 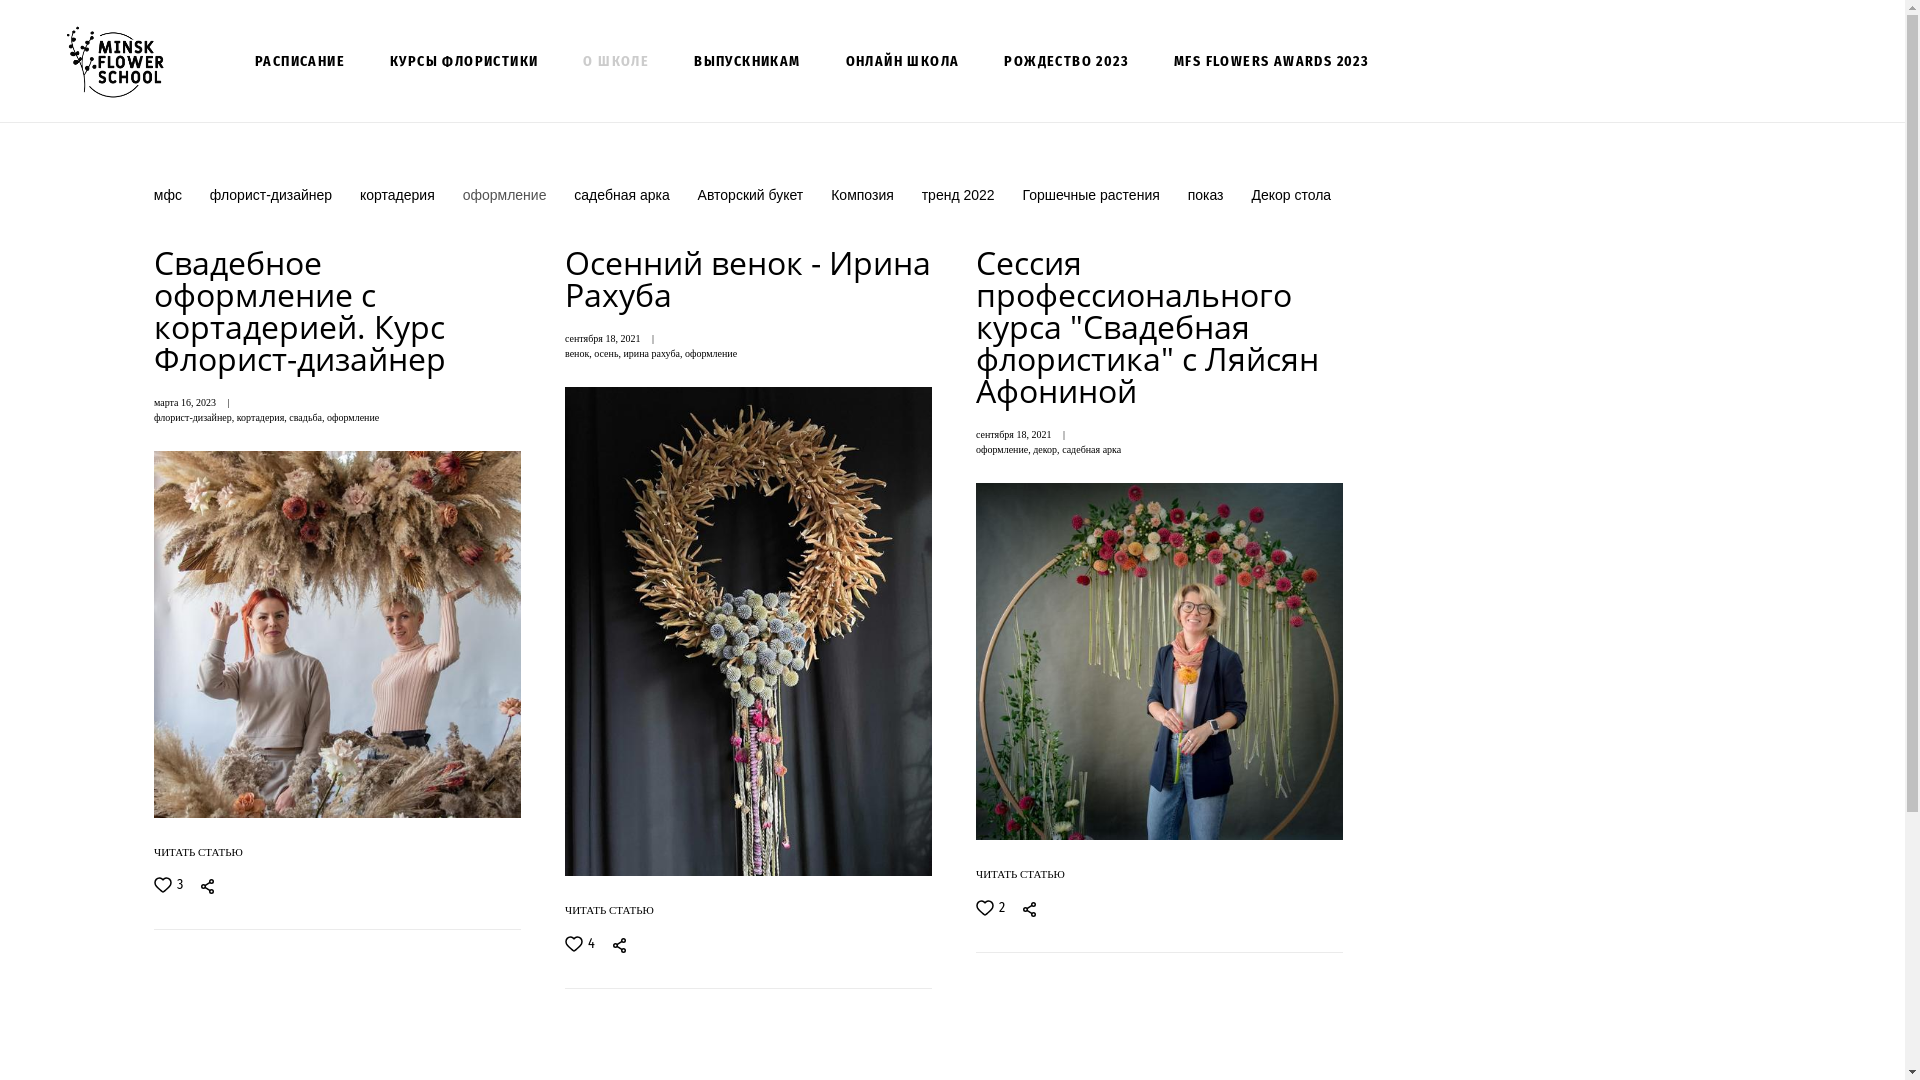 What do you see at coordinates (579, 944) in the screenshot?
I see `'4'` at bounding box center [579, 944].